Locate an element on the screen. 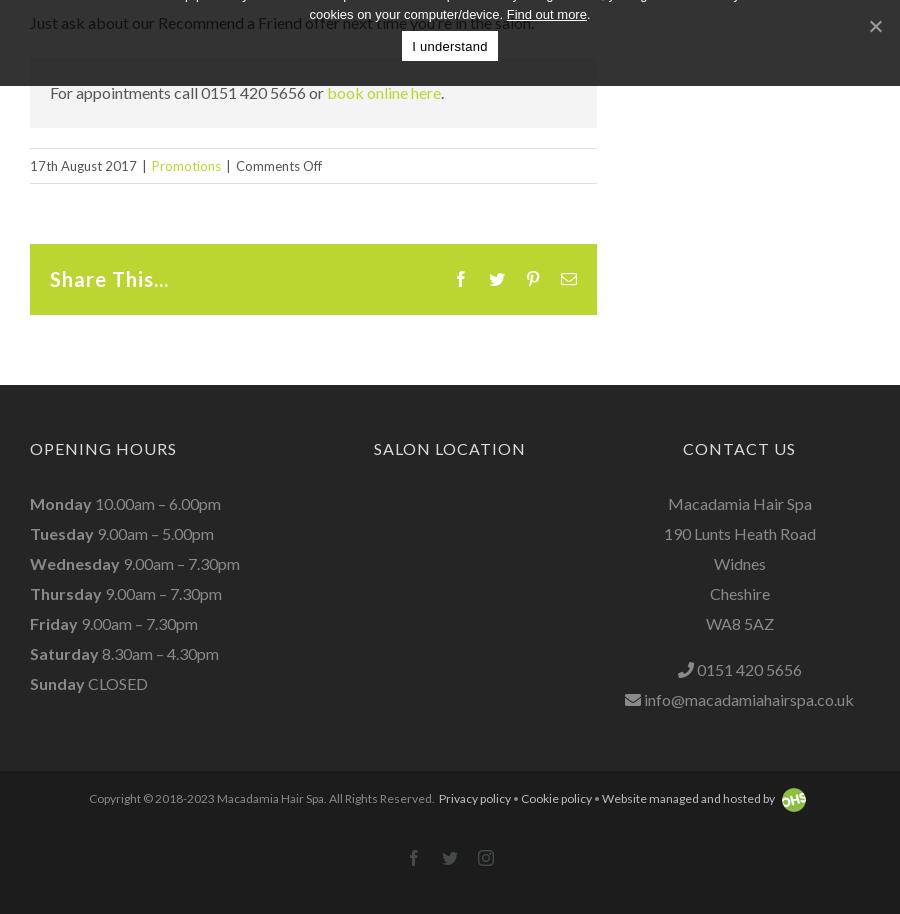 The height and width of the screenshot is (914, 900). '8.30am – 4.30pm' is located at coordinates (159, 652).